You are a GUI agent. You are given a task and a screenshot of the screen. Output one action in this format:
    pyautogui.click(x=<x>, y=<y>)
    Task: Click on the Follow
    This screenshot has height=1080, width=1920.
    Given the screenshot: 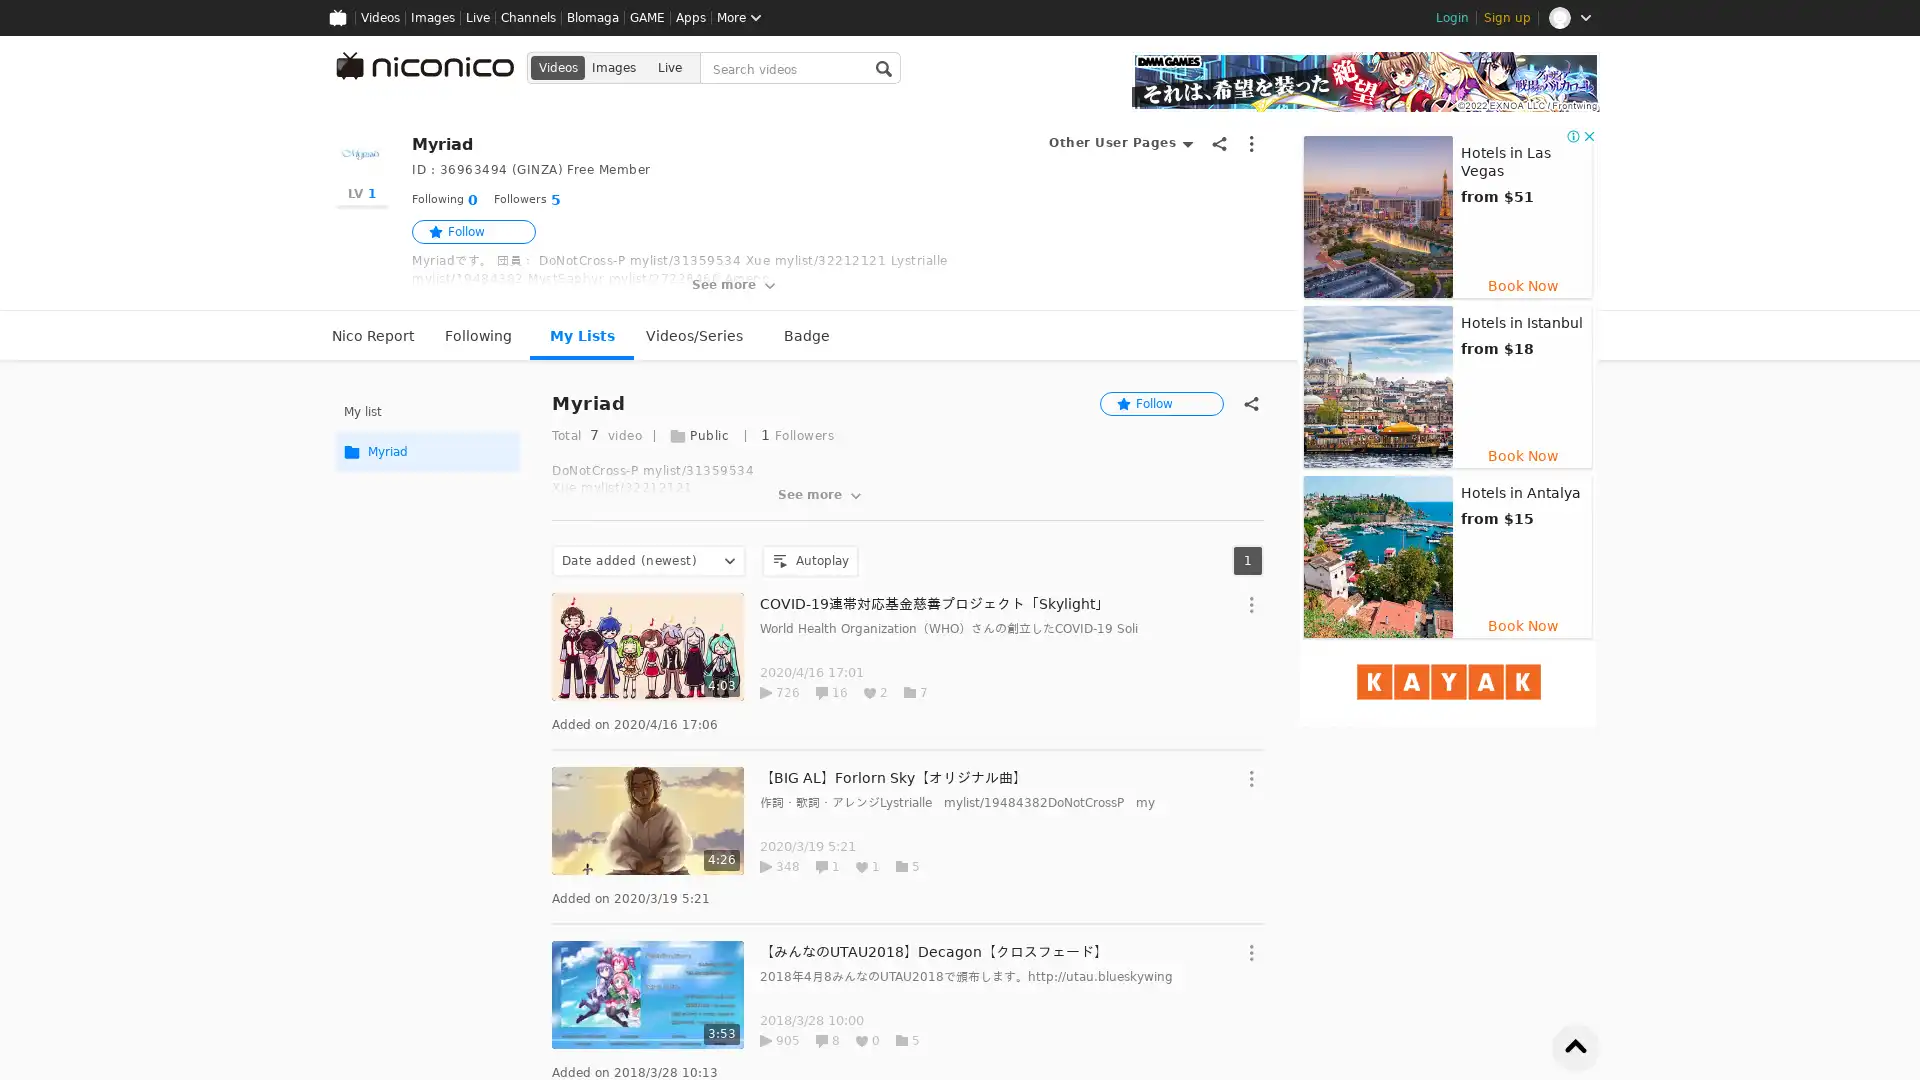 What is the action you would take?
    pyautogui.click(x=1161, y=404)
    